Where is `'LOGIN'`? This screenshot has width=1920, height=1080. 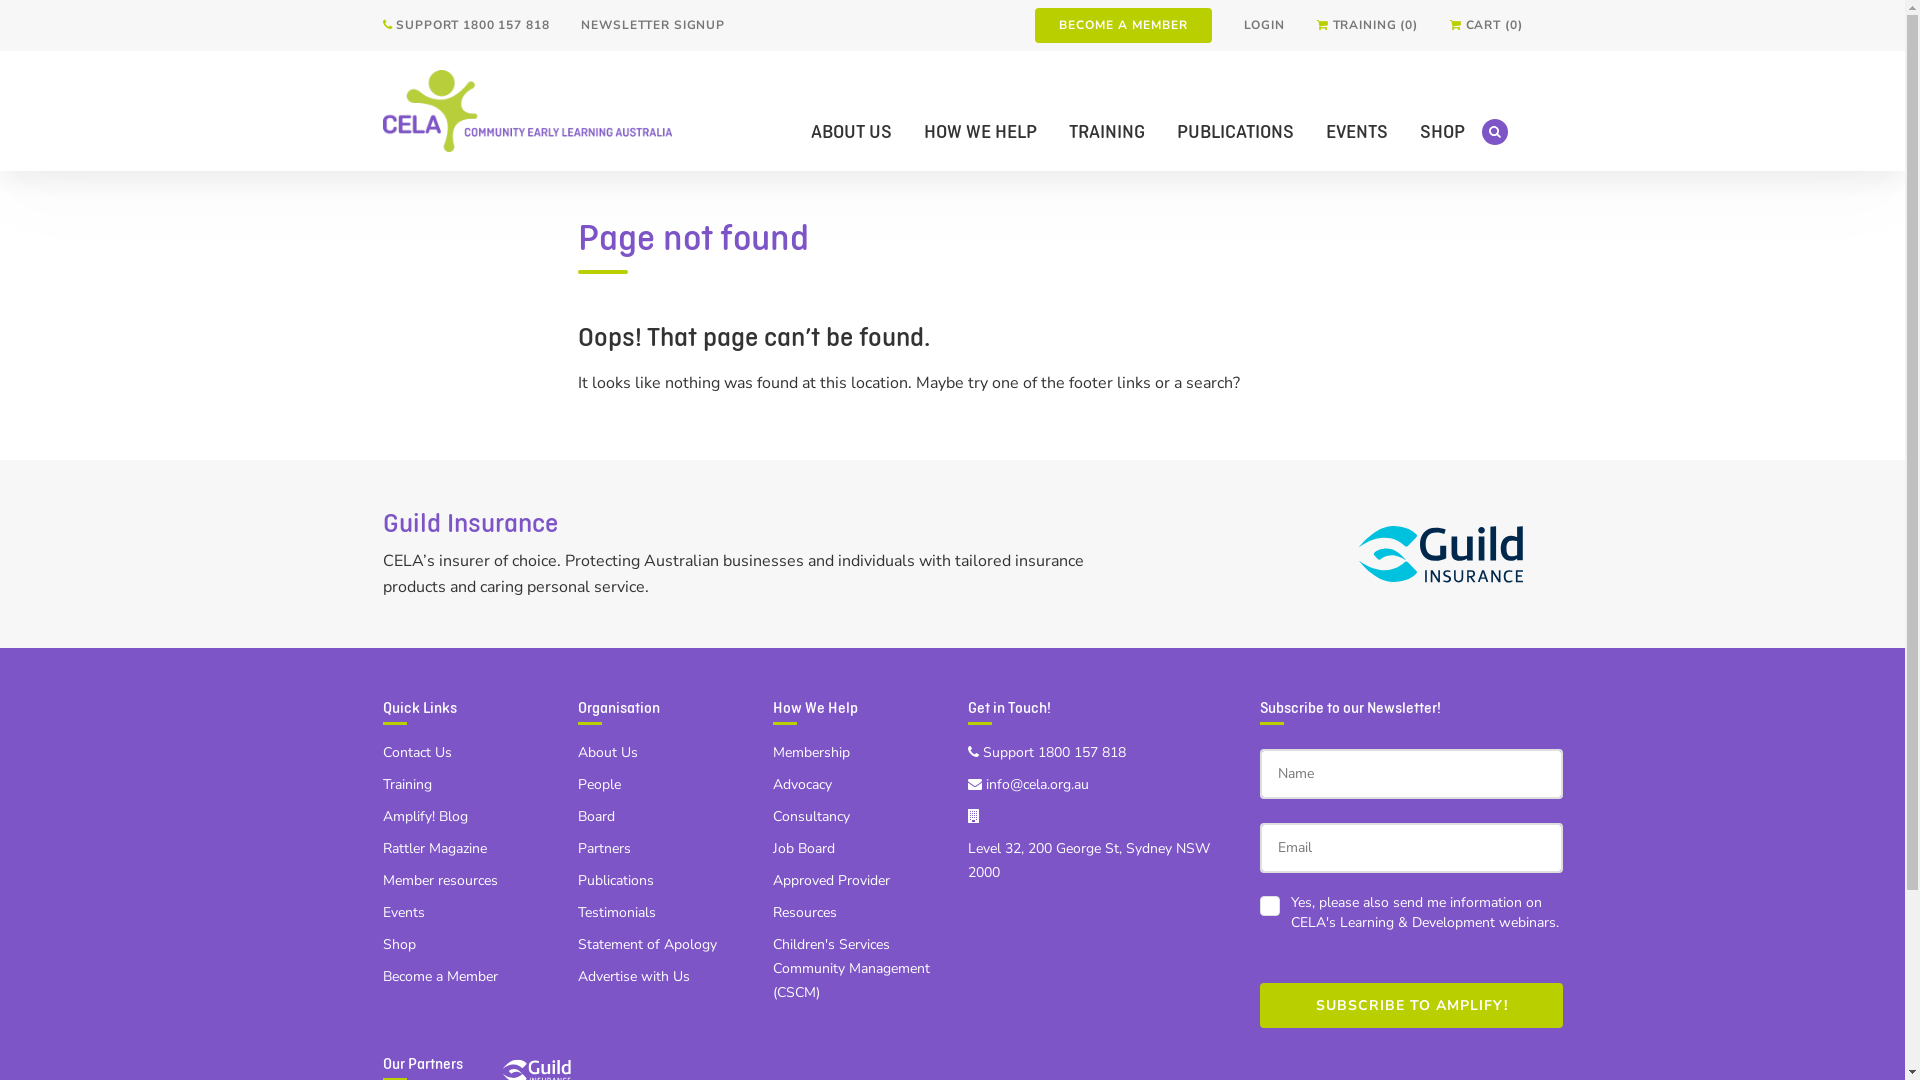 'LOGIN' is located at coordinates (1263, 25).